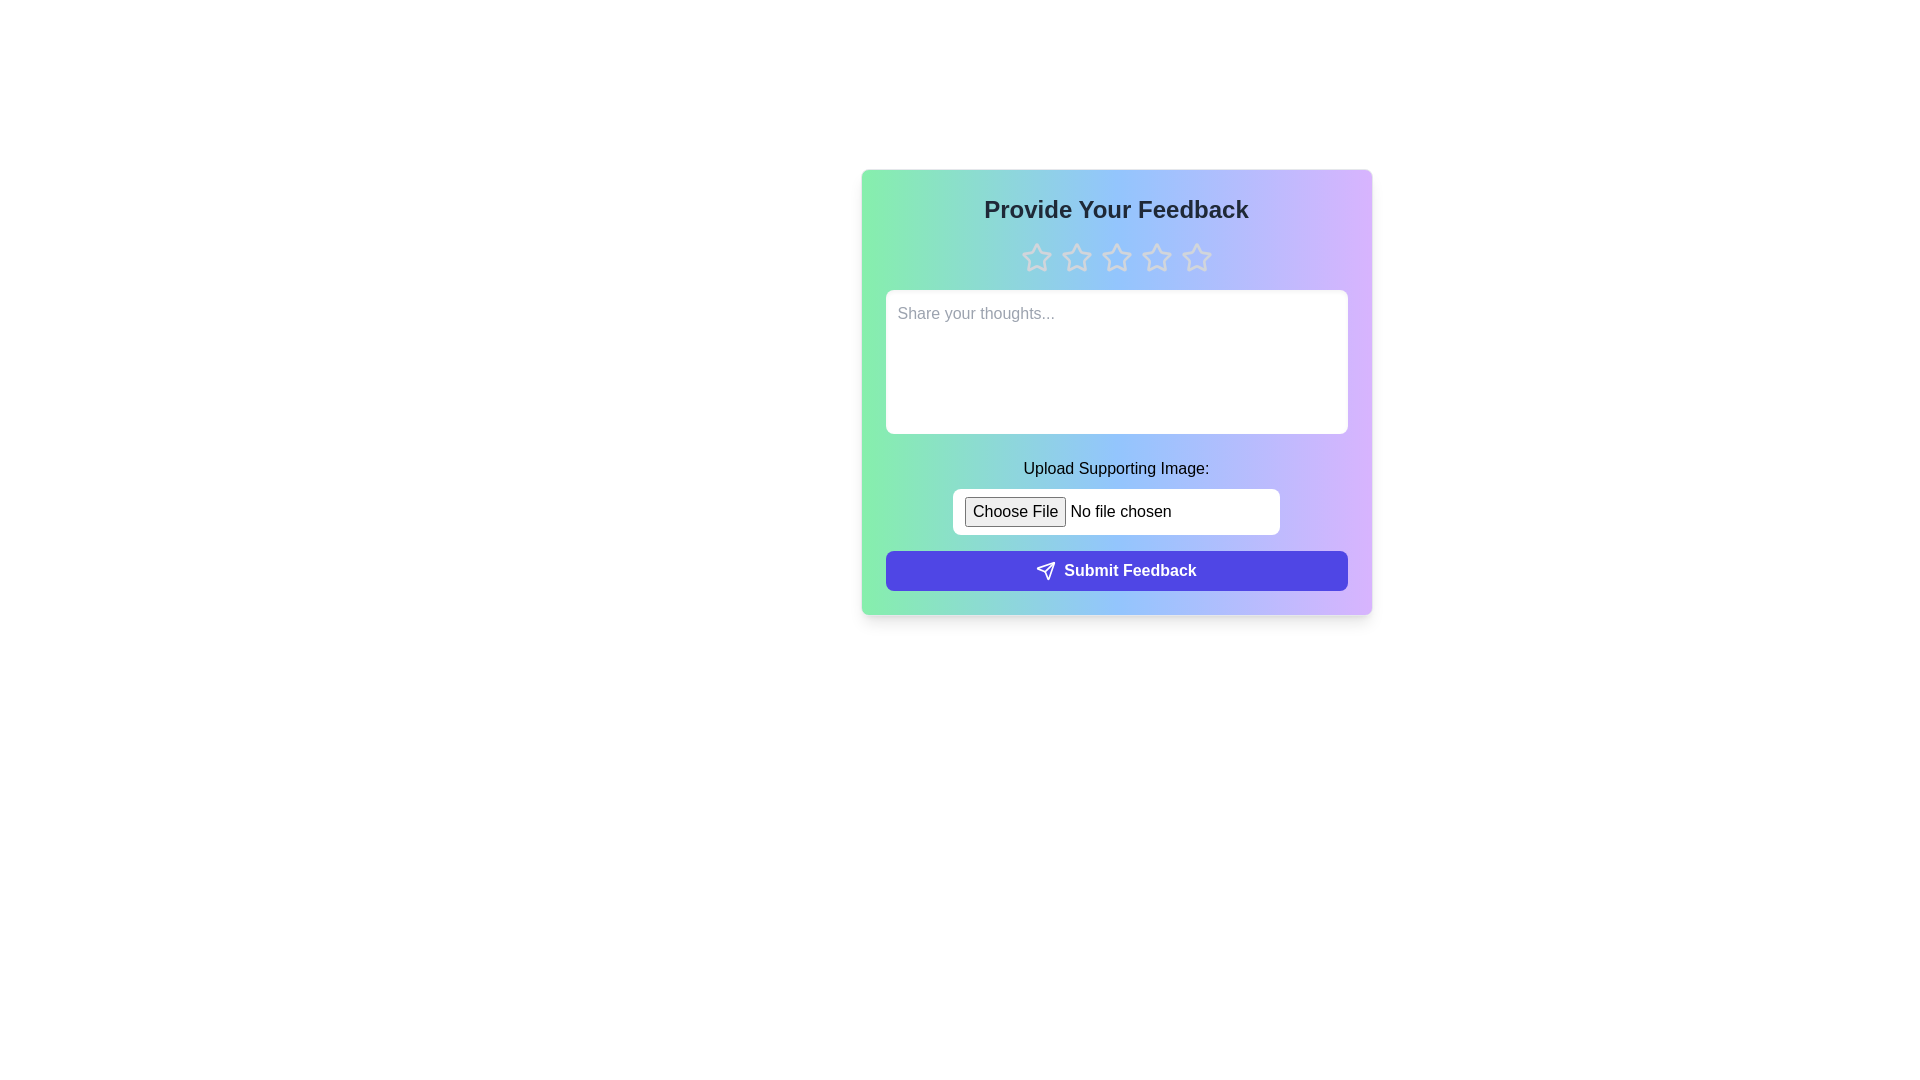 This screenshot has width=1920, height=1080. Describe the element at coordinates (1036, 257) in the screenshot. I see `the first star rating button located at the far left of the horizontal arrangement of five star icons in the feedback section` at that location.